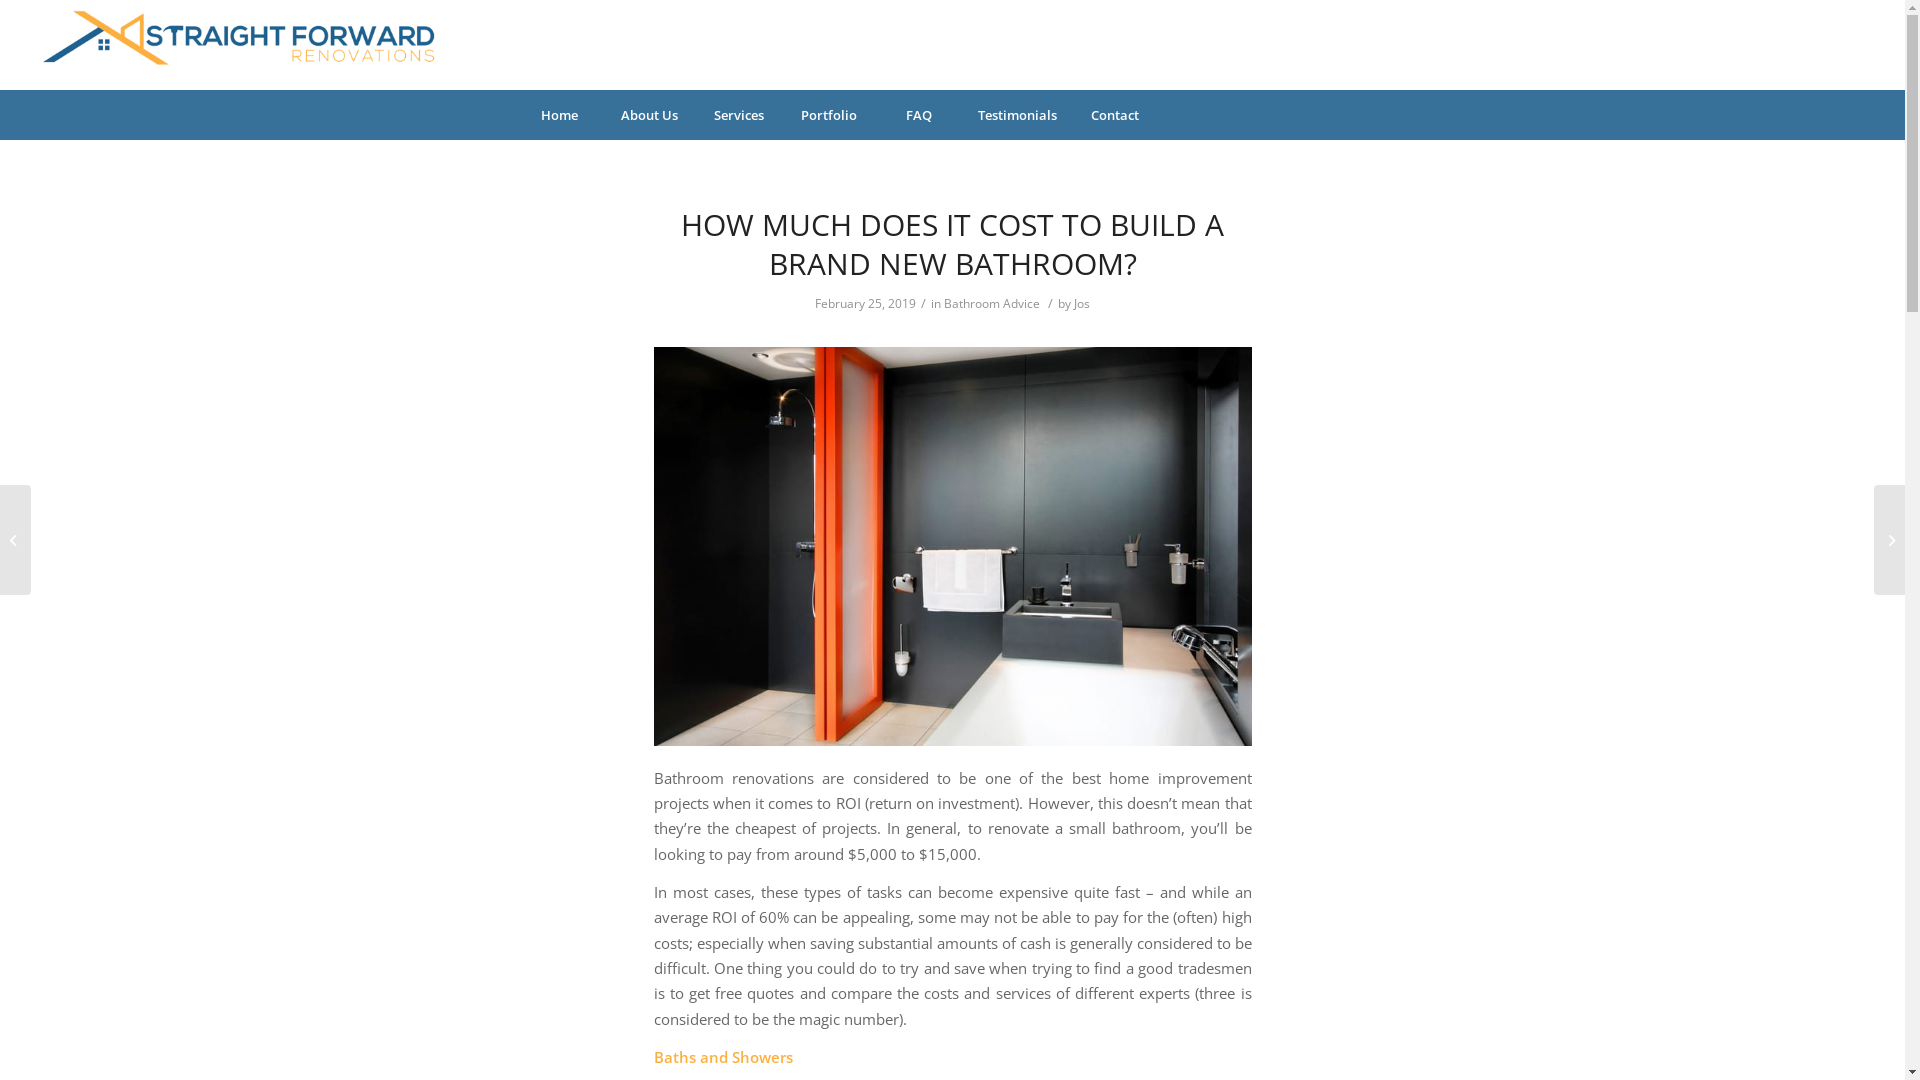  What do you see at coordinates (558, 115) in the screenshot?
I see `'Home'` at bounding box center [558, 115].